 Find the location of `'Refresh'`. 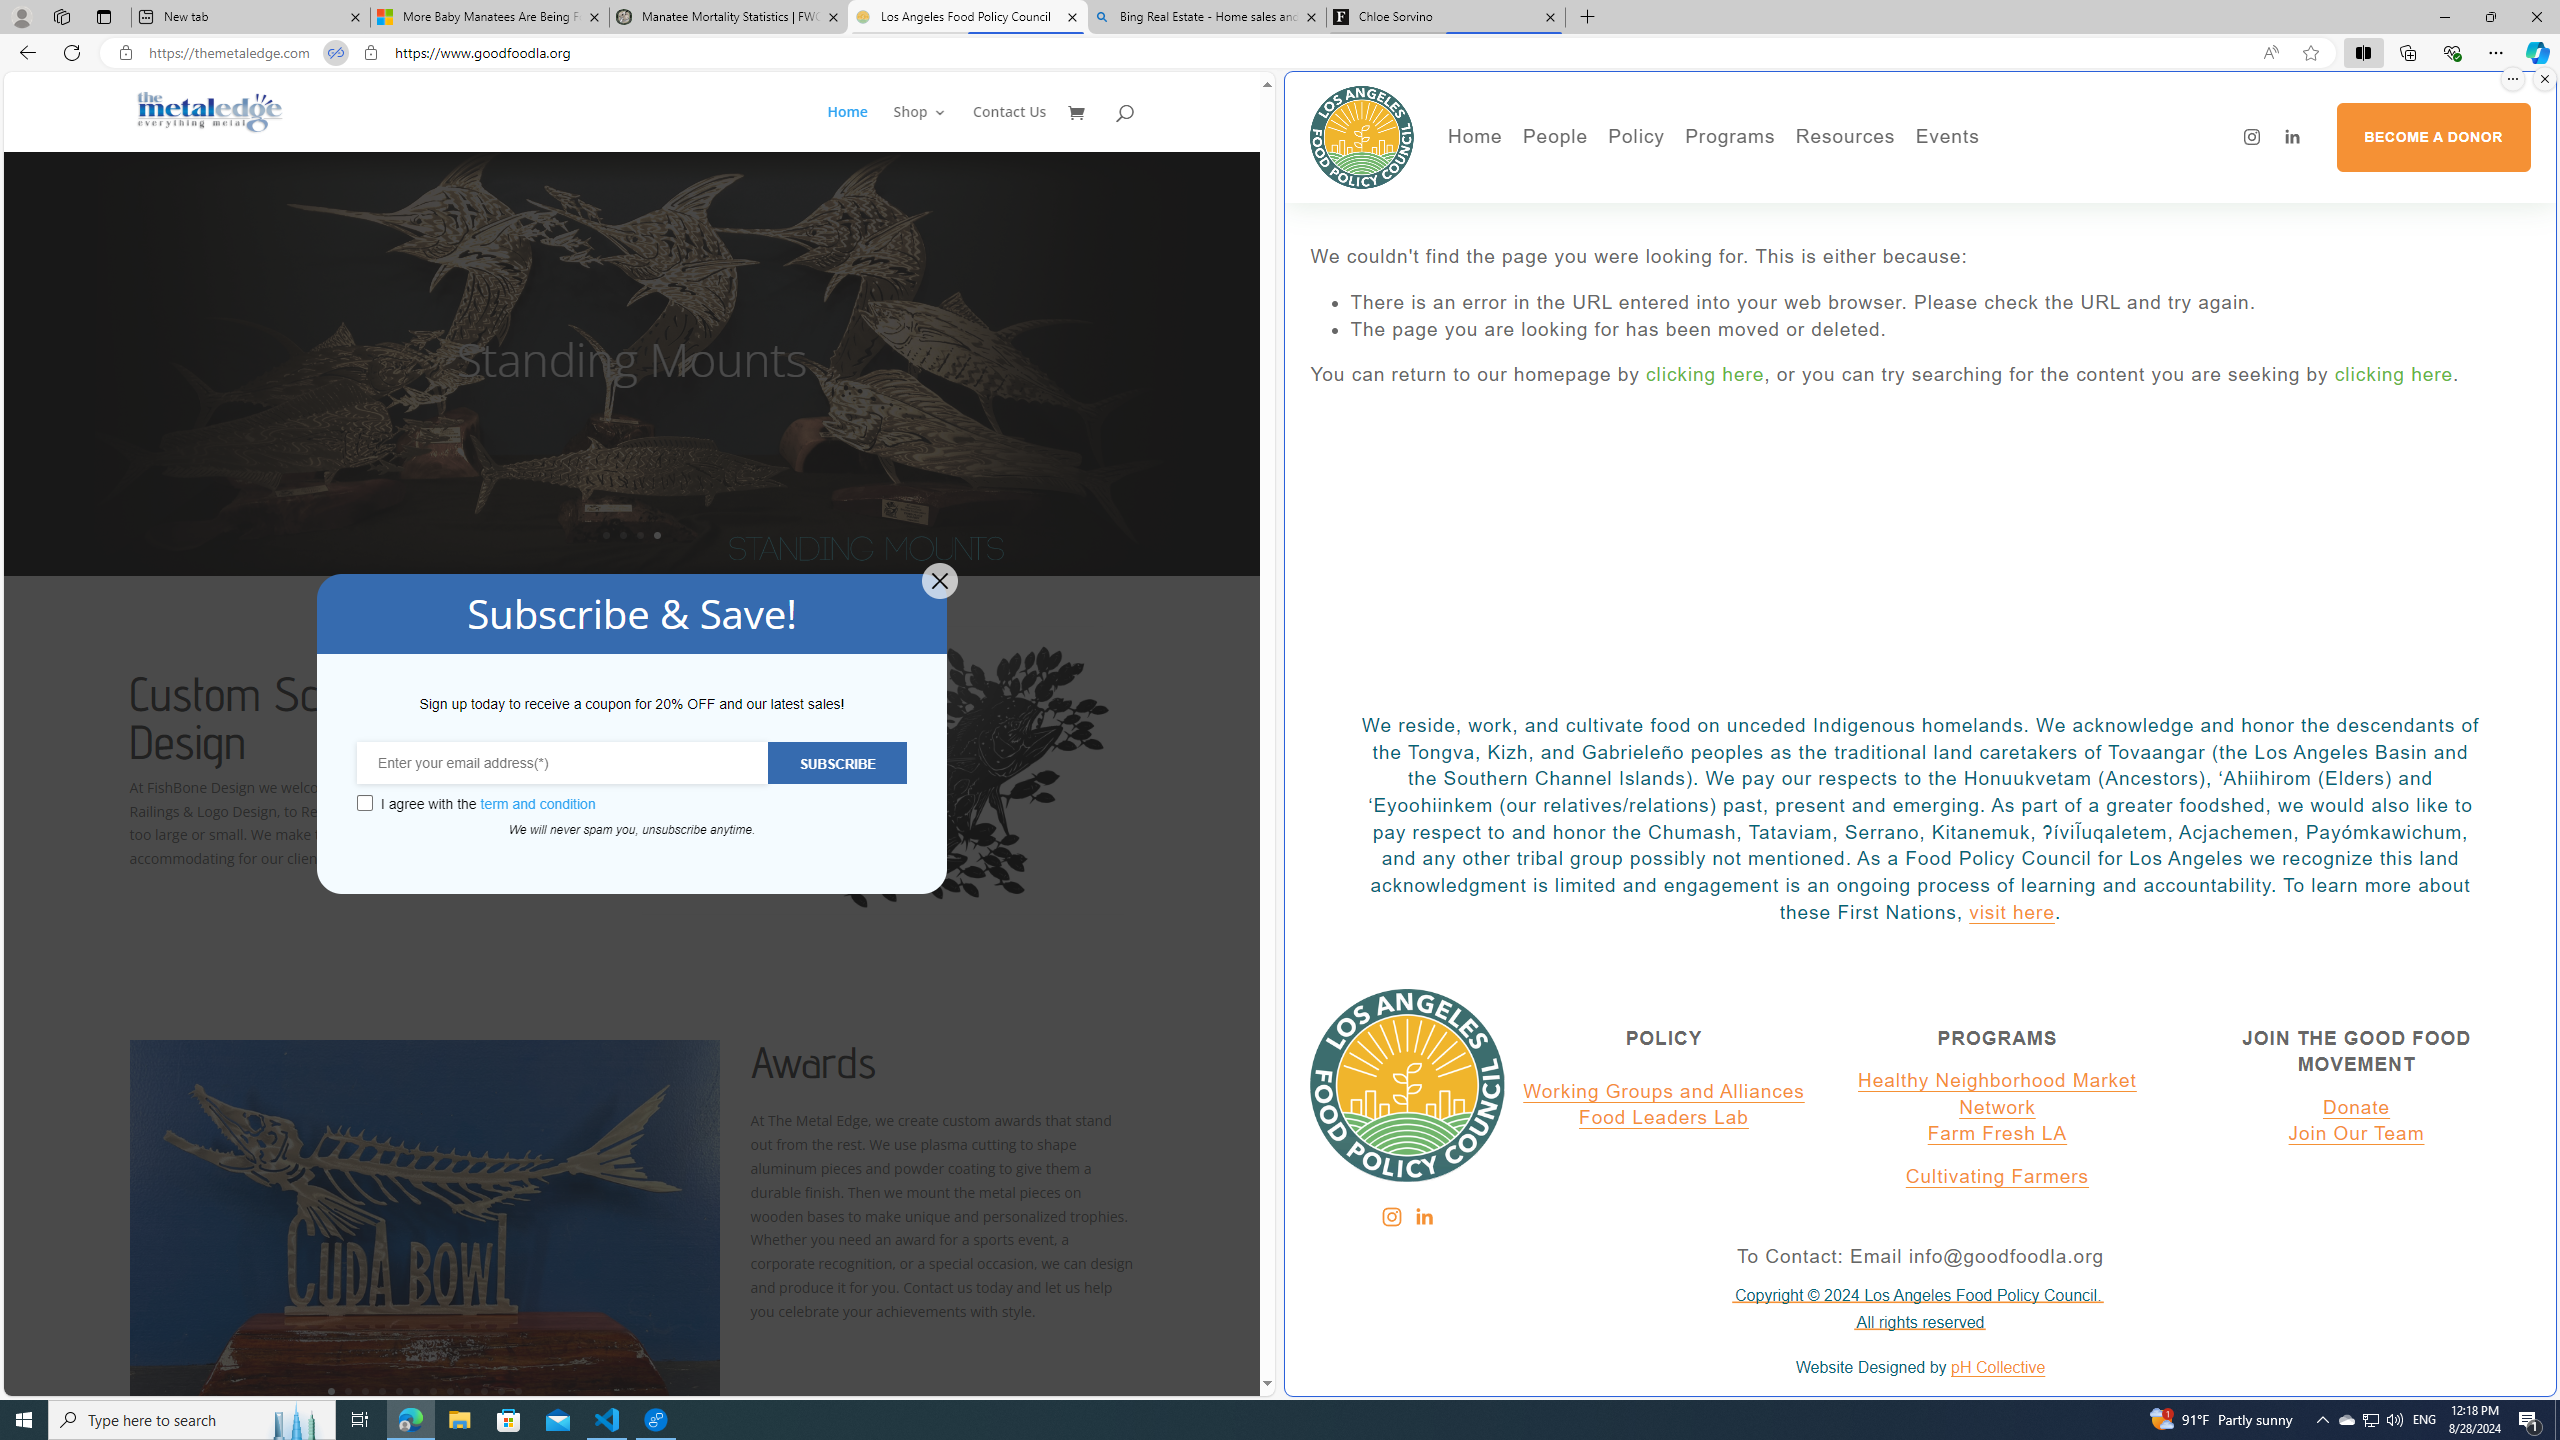

'Refresh' is located at coordinates (70, 51).